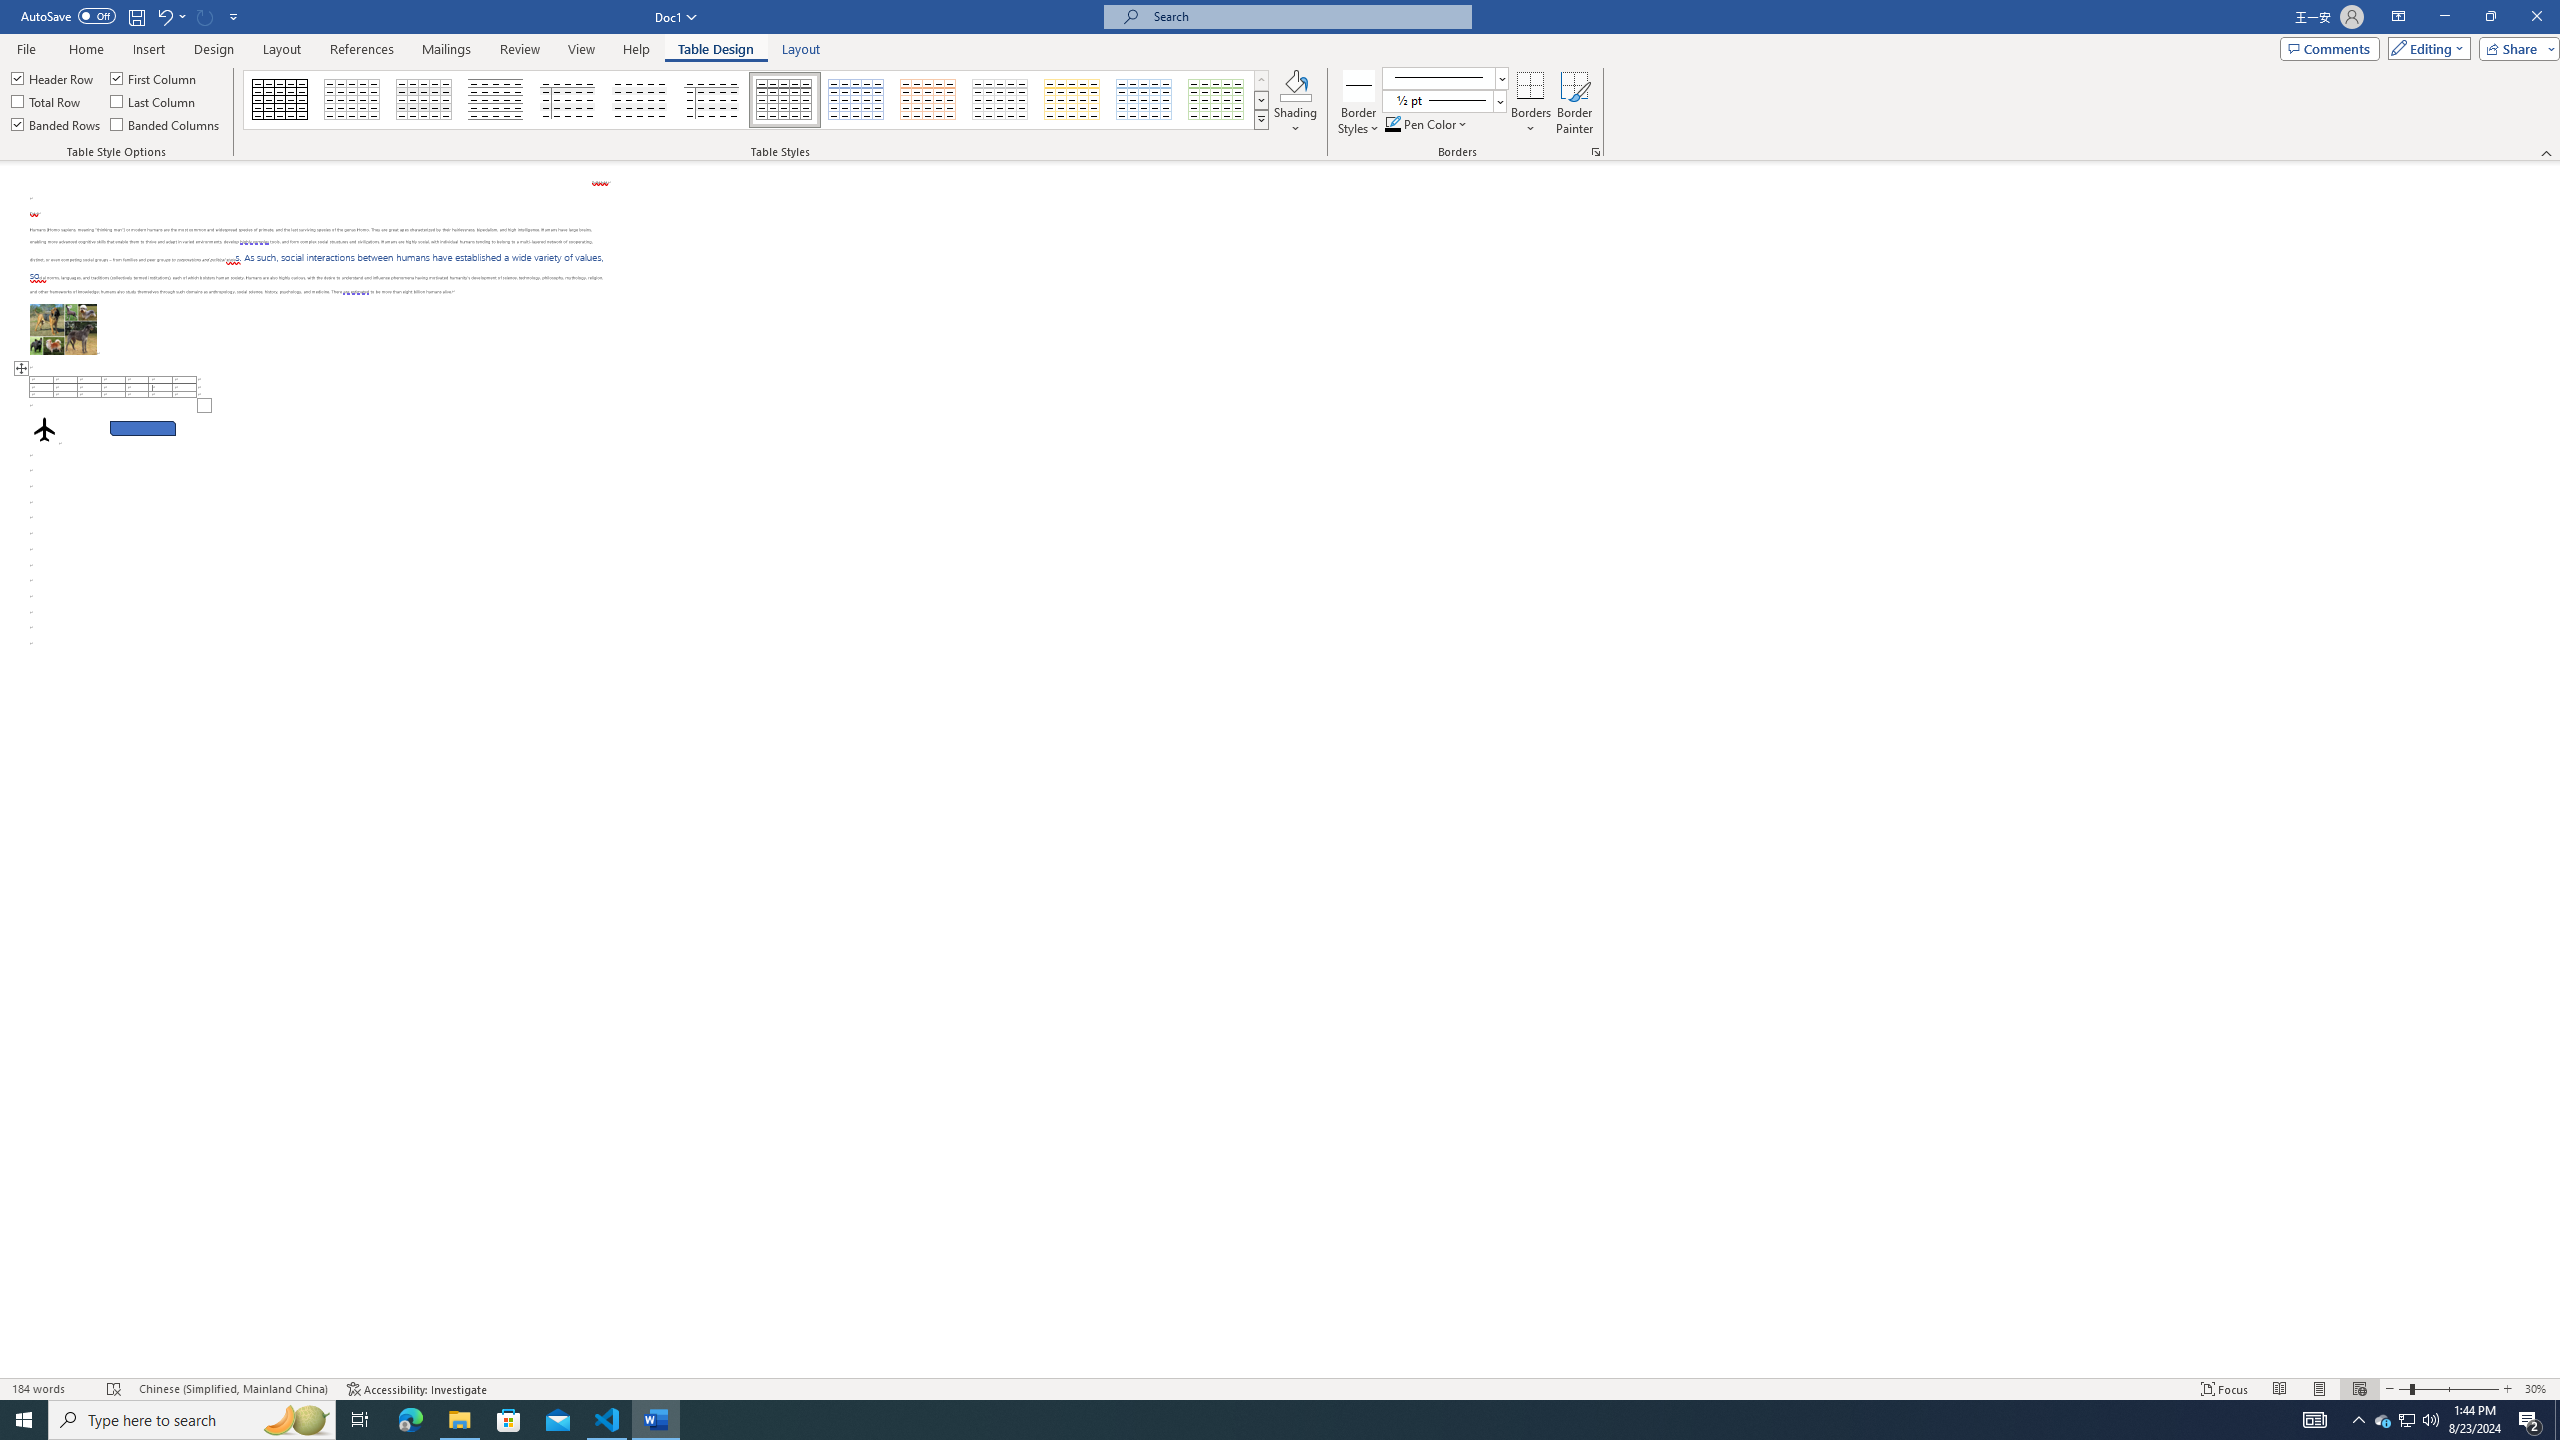  I want to click on 'Plain Table 5', so click(712, 99).